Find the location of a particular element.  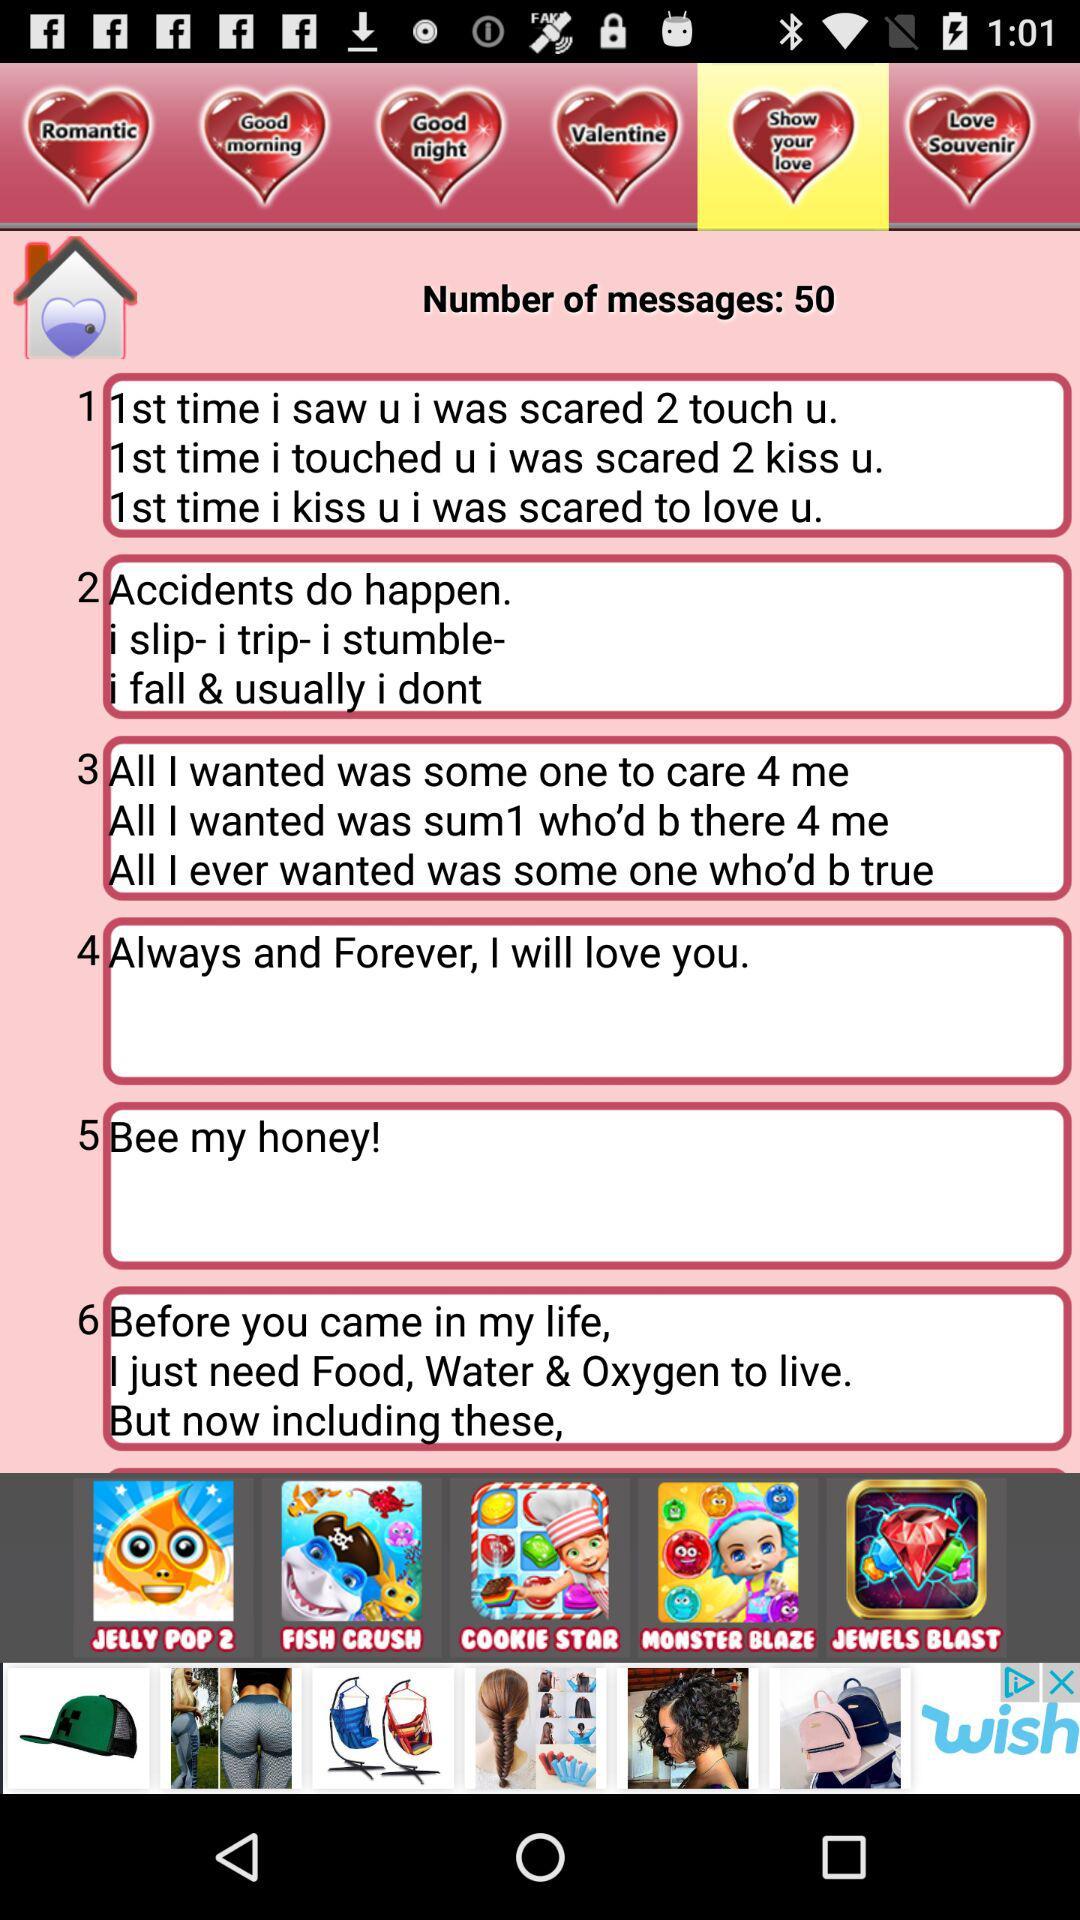

swtich autoplay option is located at coordinates (540, 1566).